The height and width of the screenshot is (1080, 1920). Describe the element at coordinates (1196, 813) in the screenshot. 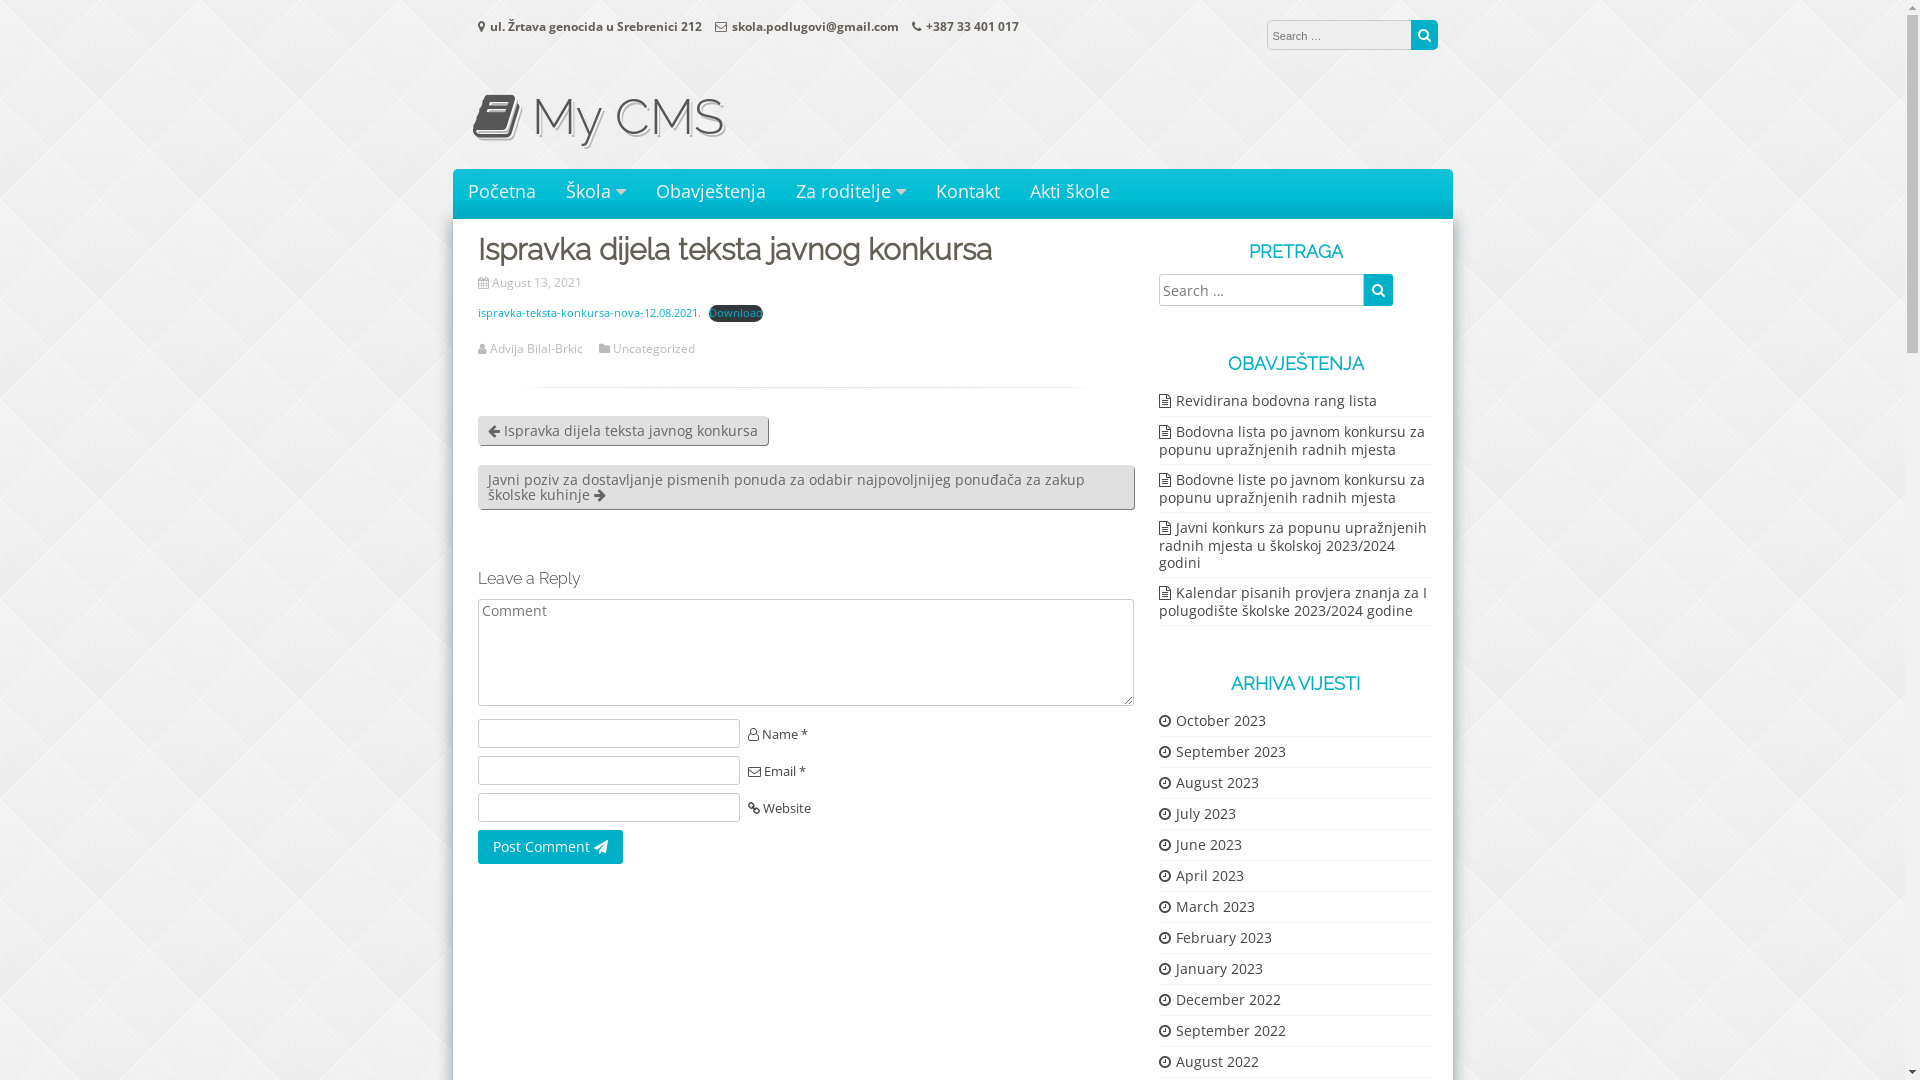

I see `'July 2023'` at that location.